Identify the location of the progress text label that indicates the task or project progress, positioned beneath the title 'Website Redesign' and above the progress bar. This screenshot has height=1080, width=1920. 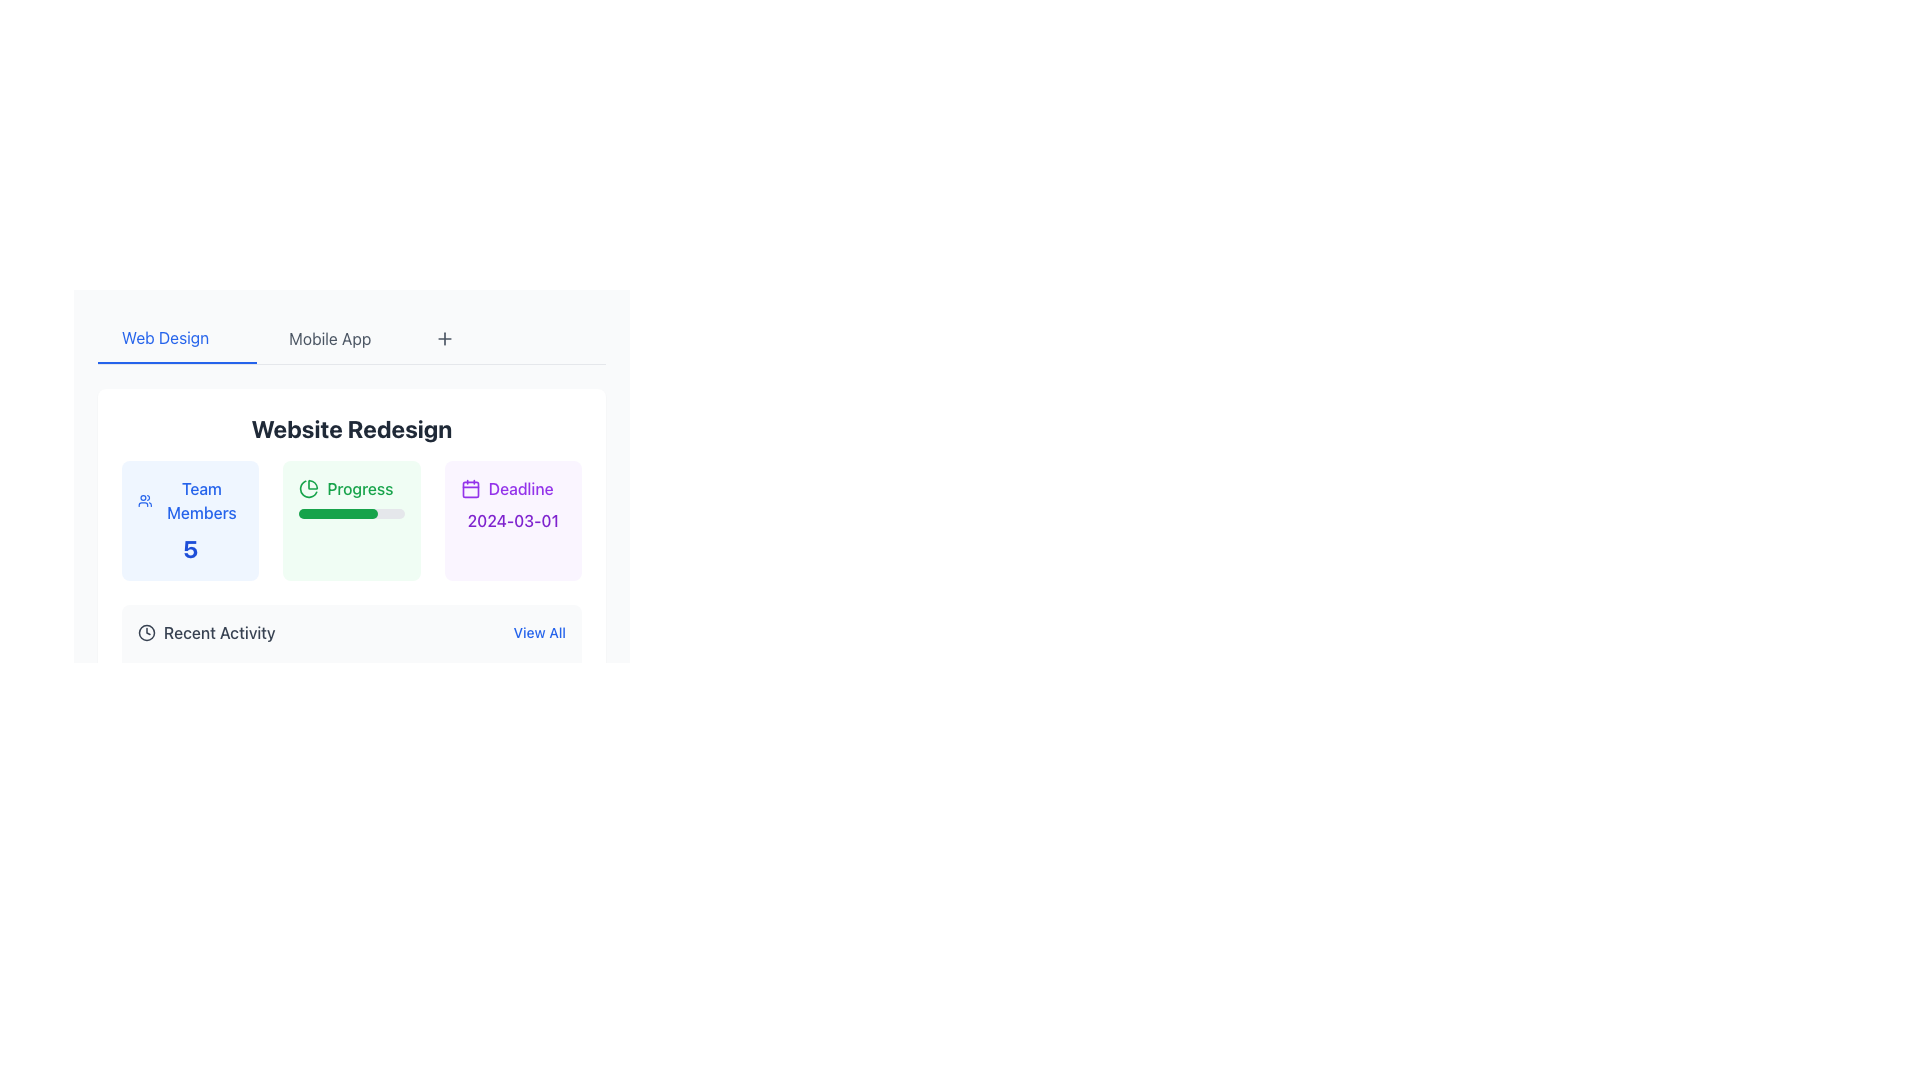
(360, 489).